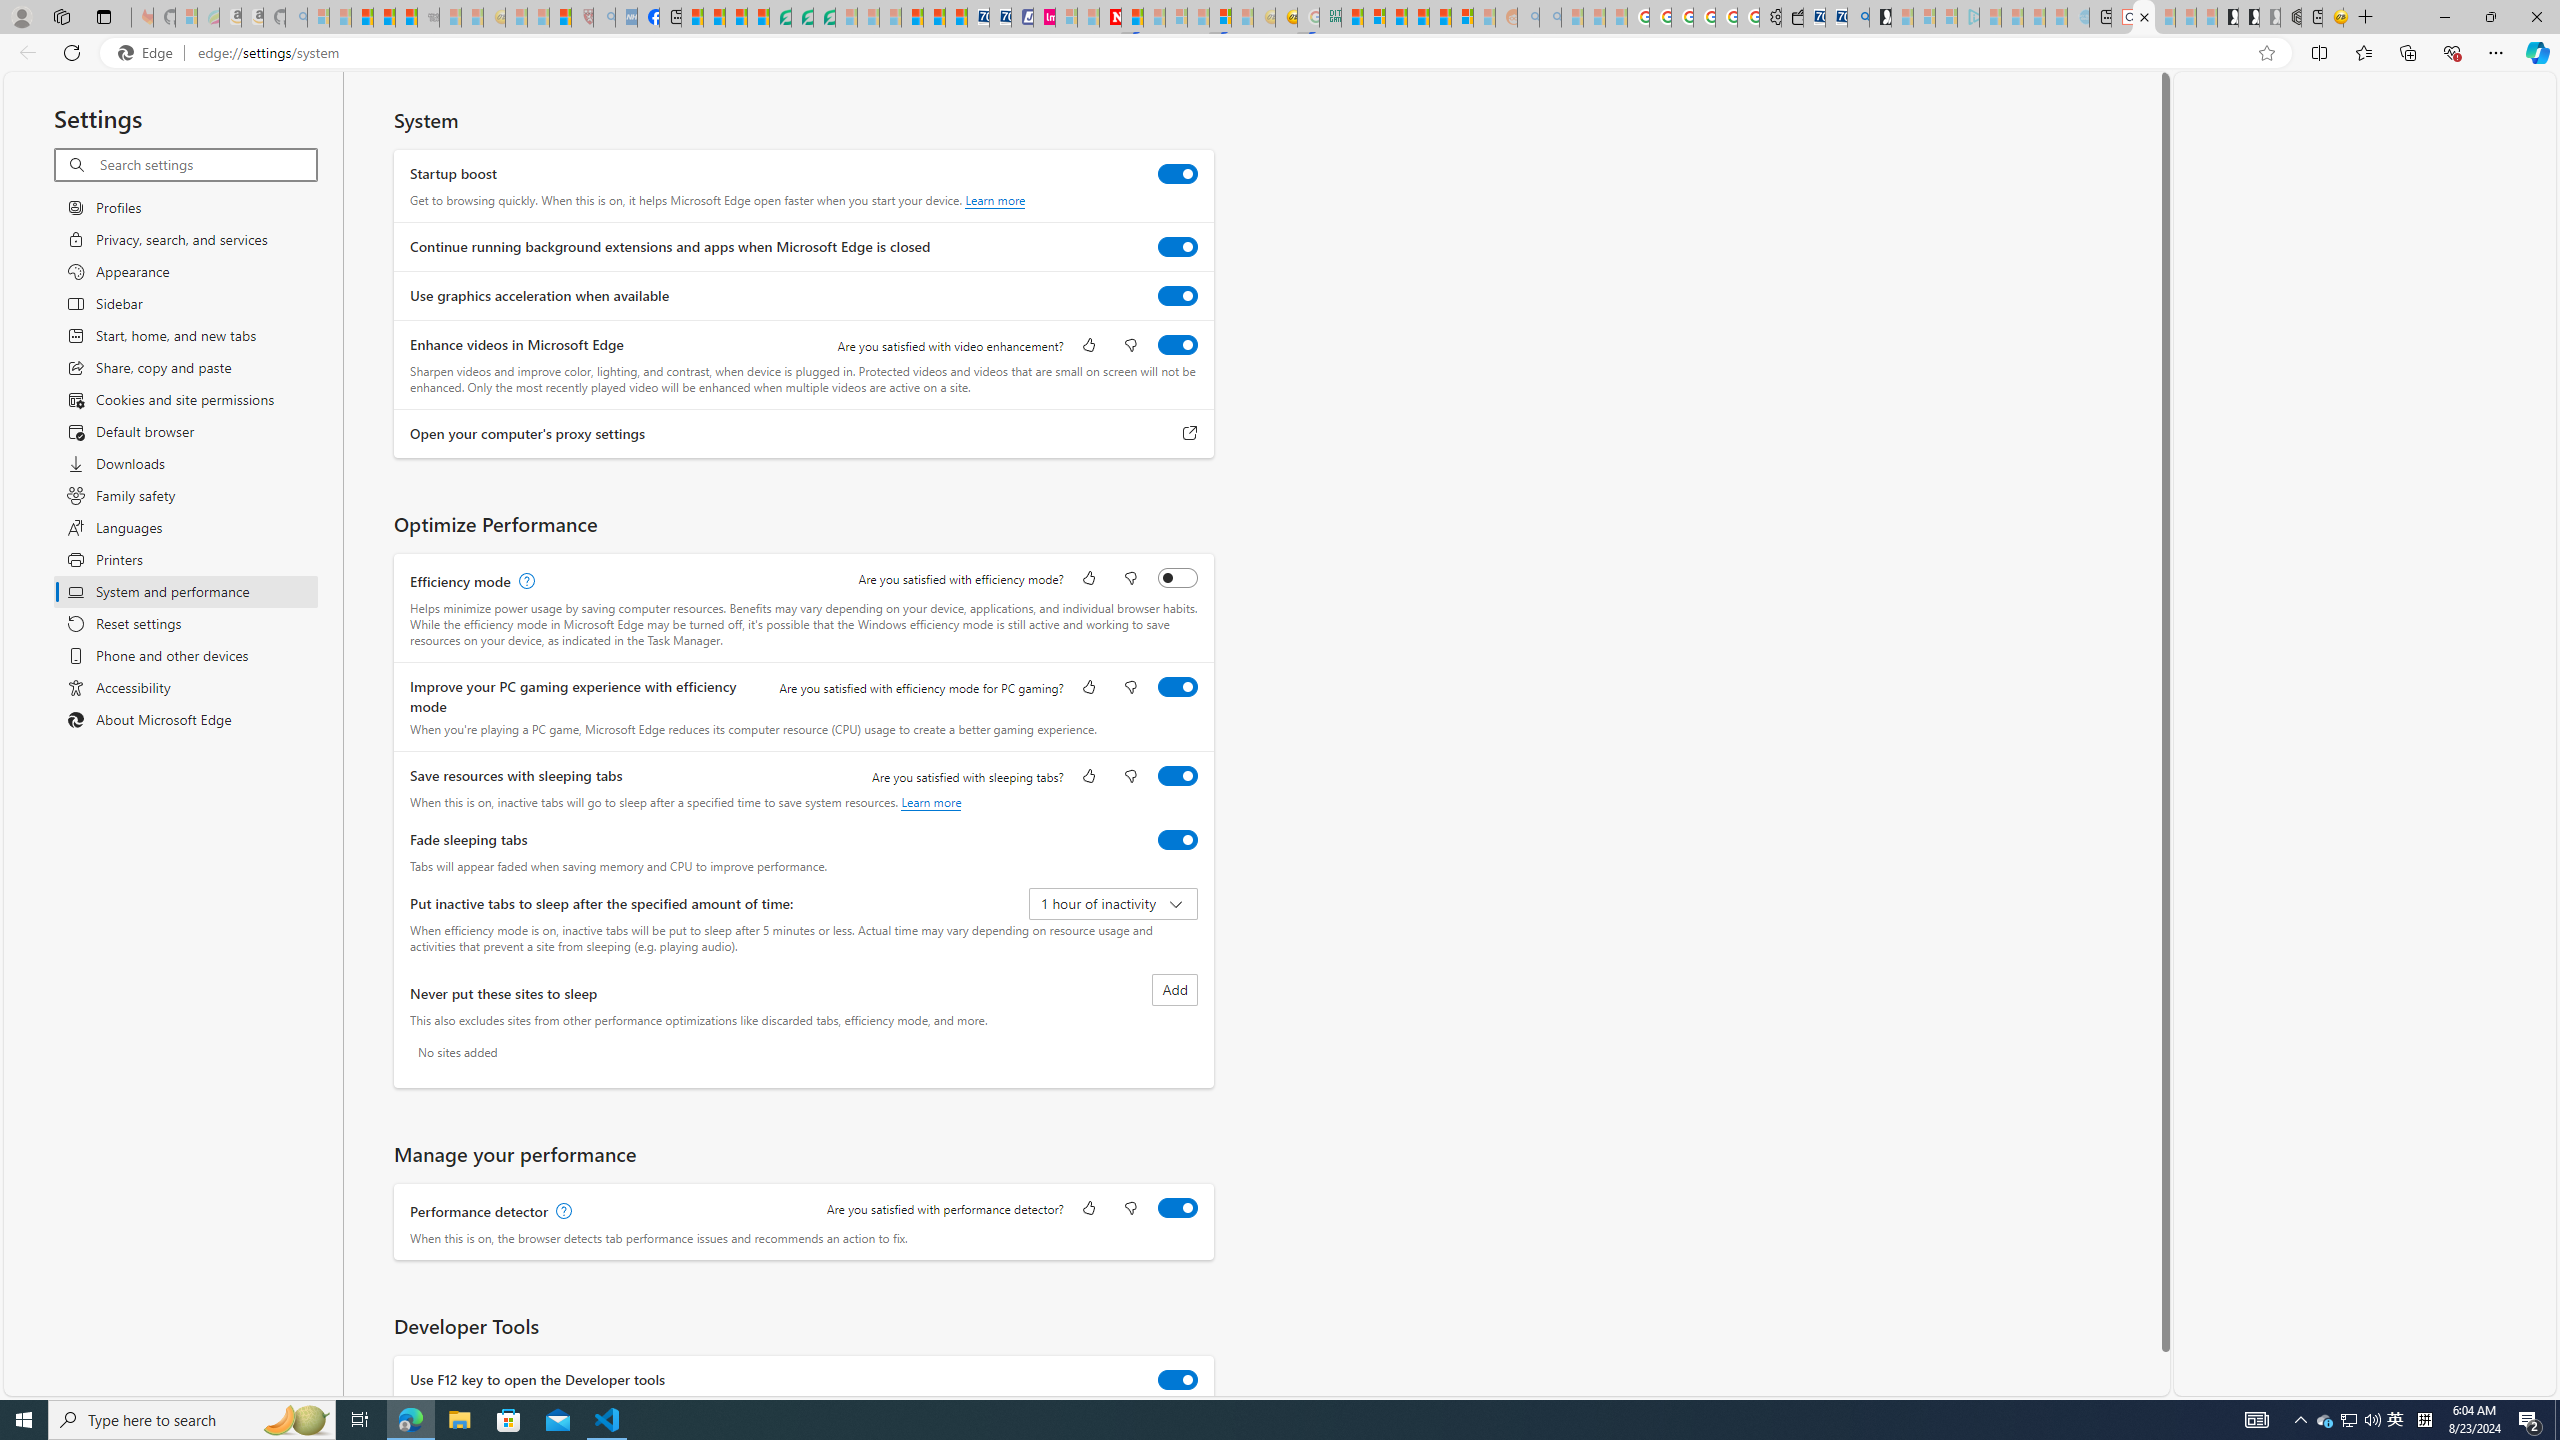  I want to click on 'Microsoft Word - consumer-privacy address update 2.2021', so click(823, 16).